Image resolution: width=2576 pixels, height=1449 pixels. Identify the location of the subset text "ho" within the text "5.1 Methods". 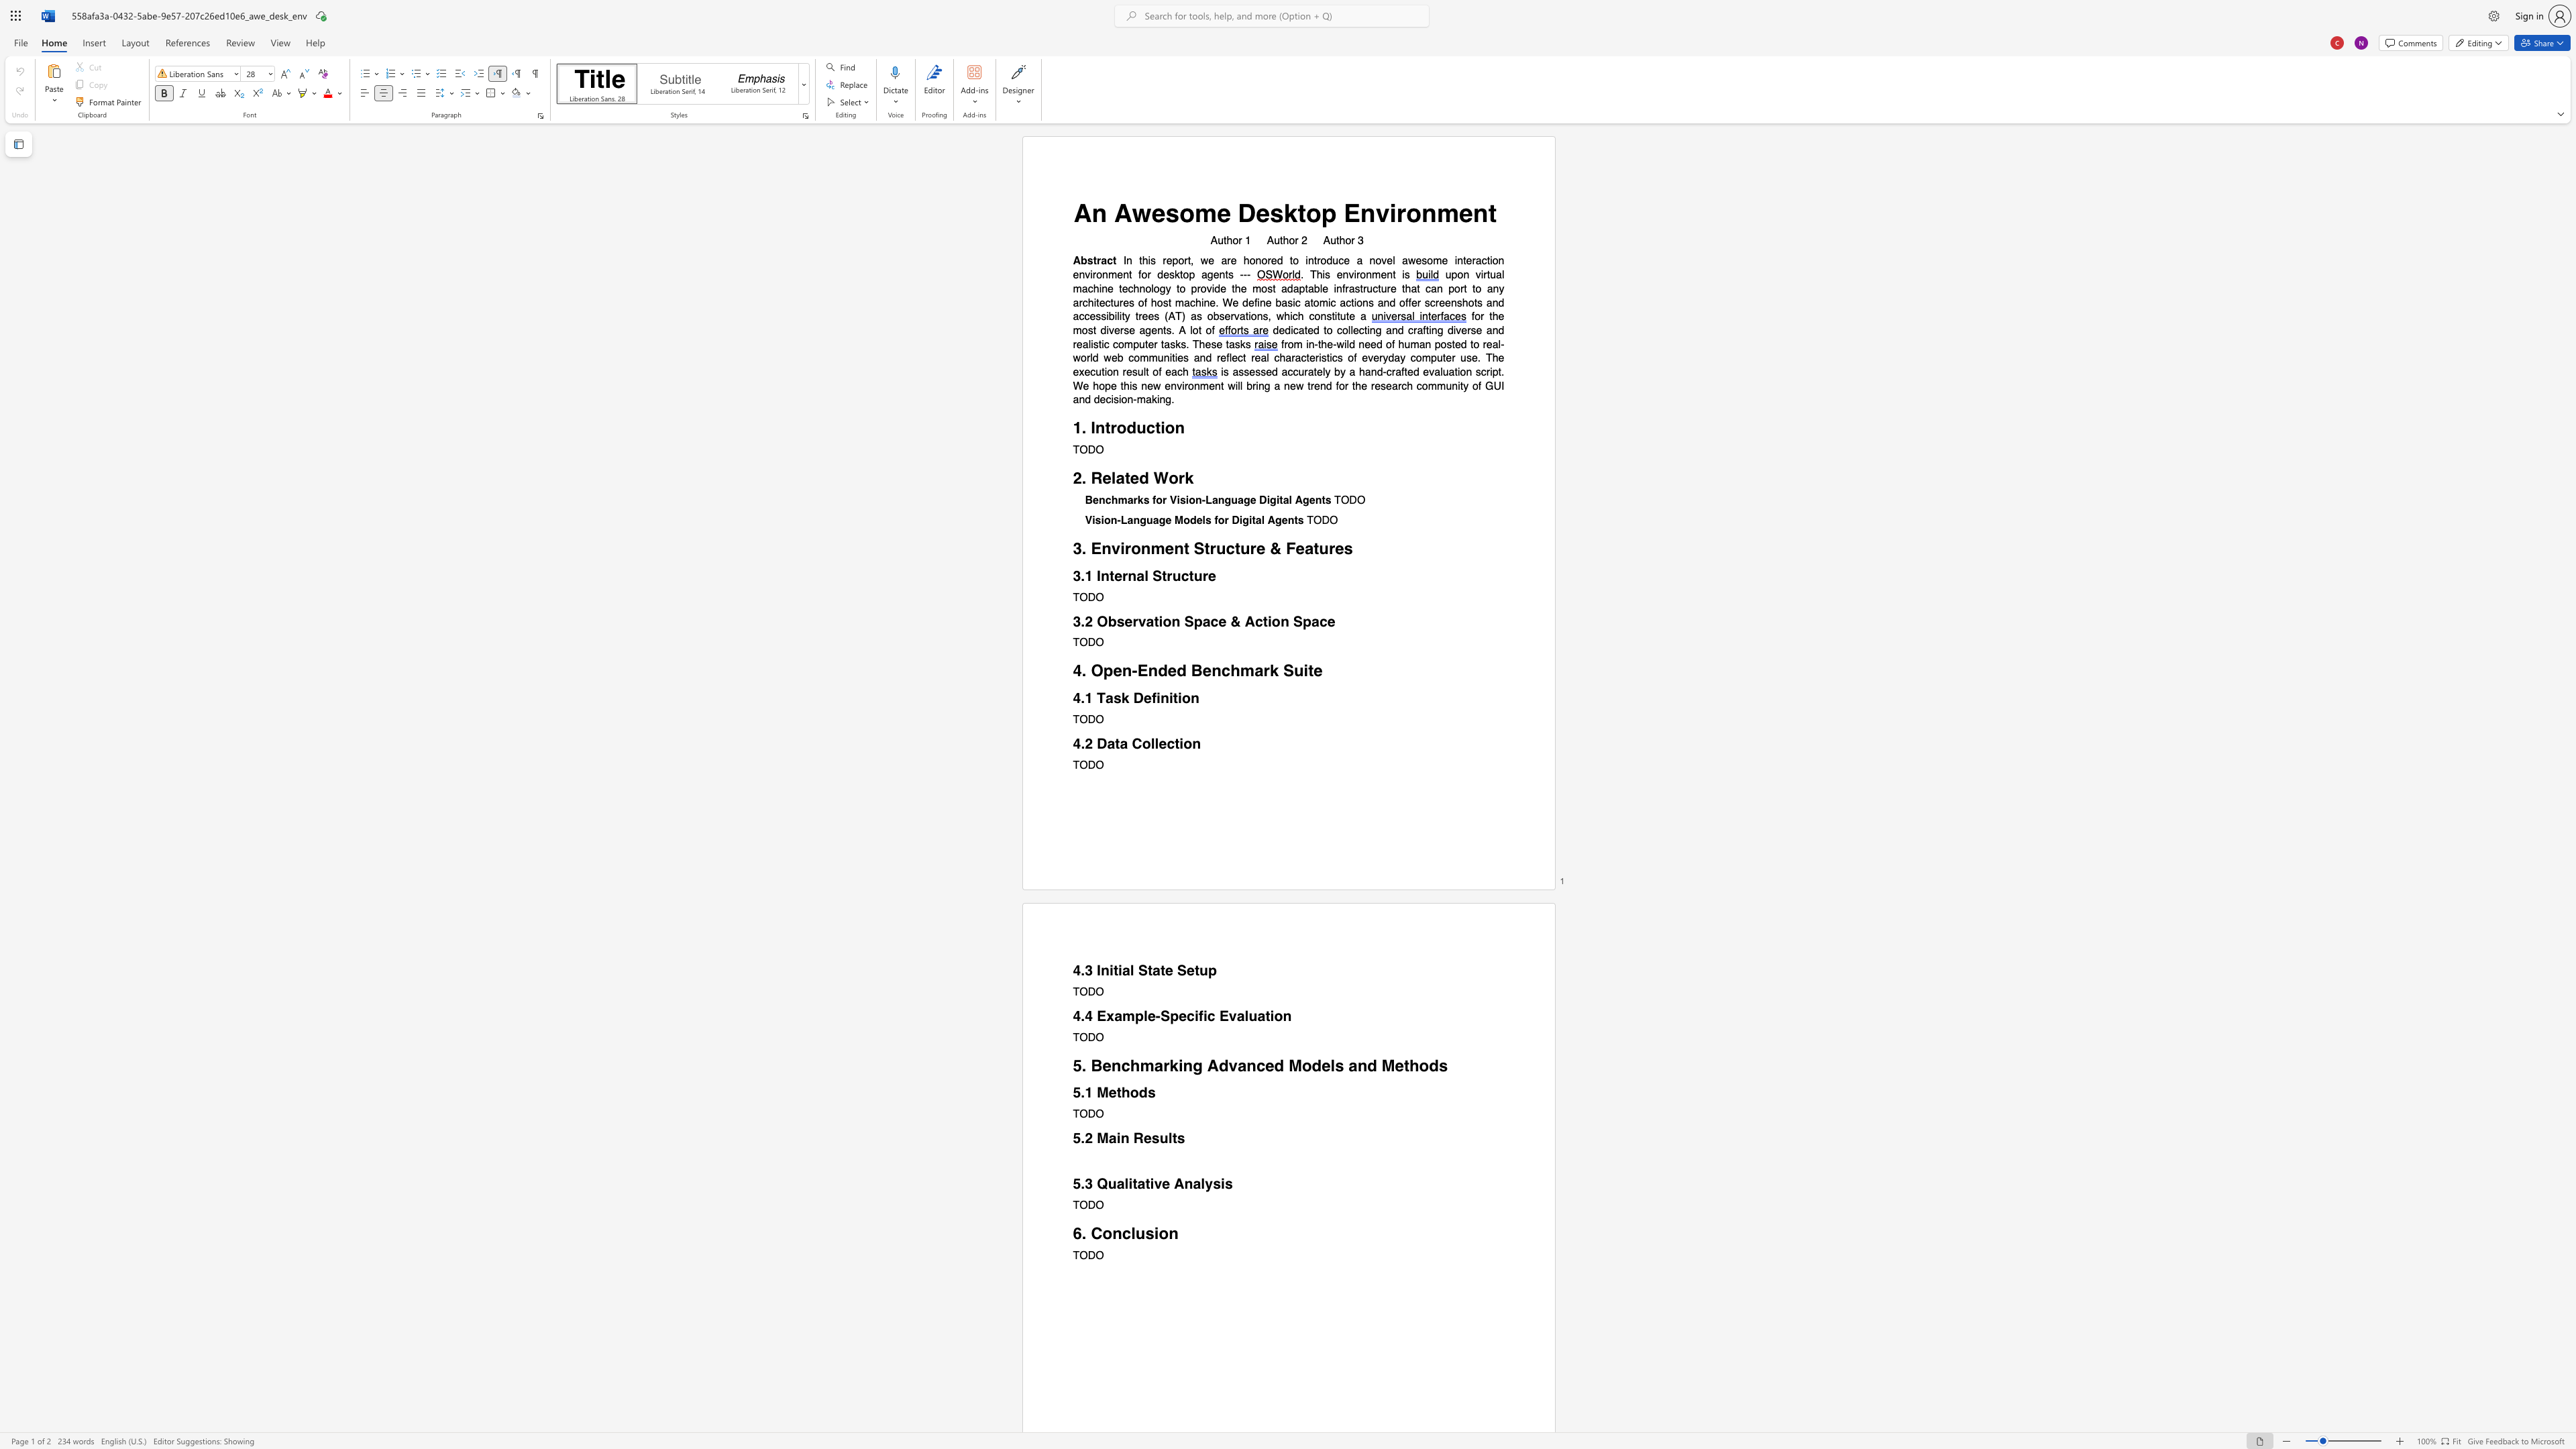
(1120, 1092).